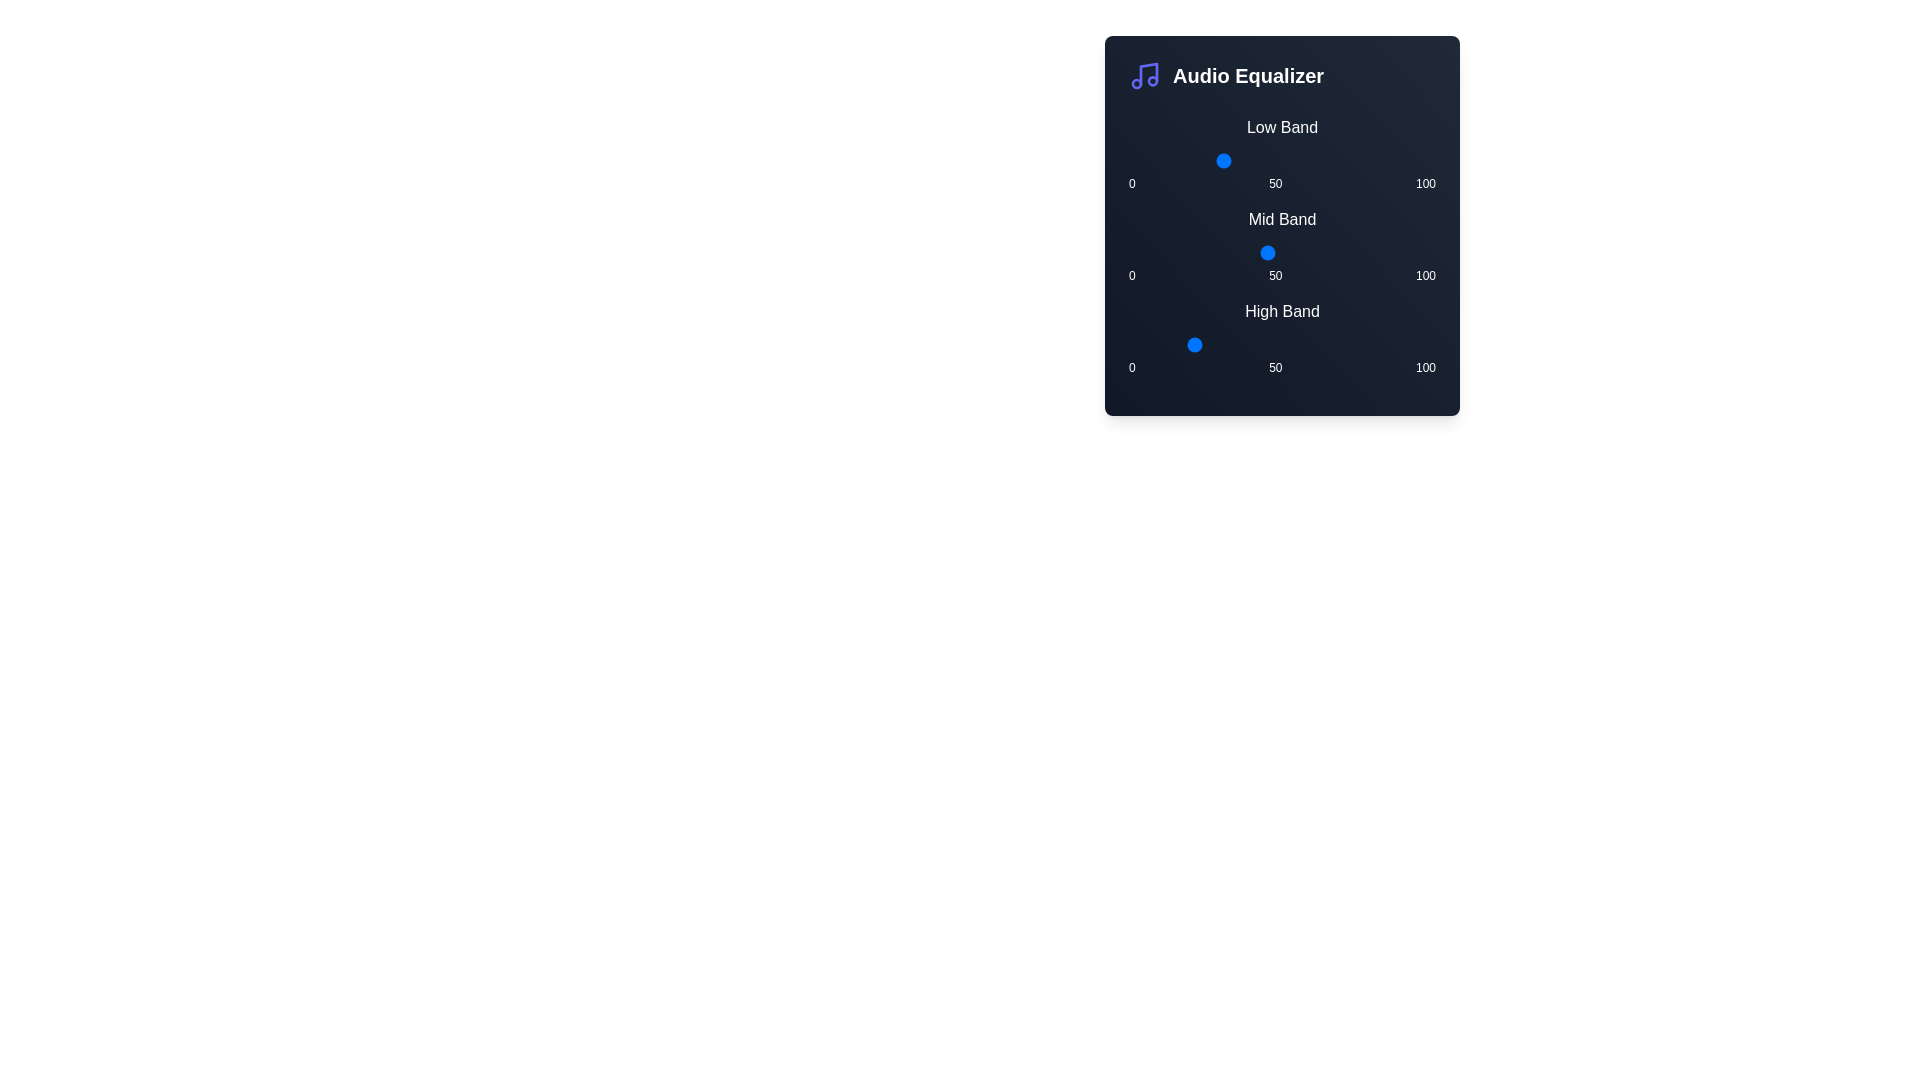 The image size is (1920, 1080). I want to click on the Mid Band slider to set its value to 30, so click(1220, 252).